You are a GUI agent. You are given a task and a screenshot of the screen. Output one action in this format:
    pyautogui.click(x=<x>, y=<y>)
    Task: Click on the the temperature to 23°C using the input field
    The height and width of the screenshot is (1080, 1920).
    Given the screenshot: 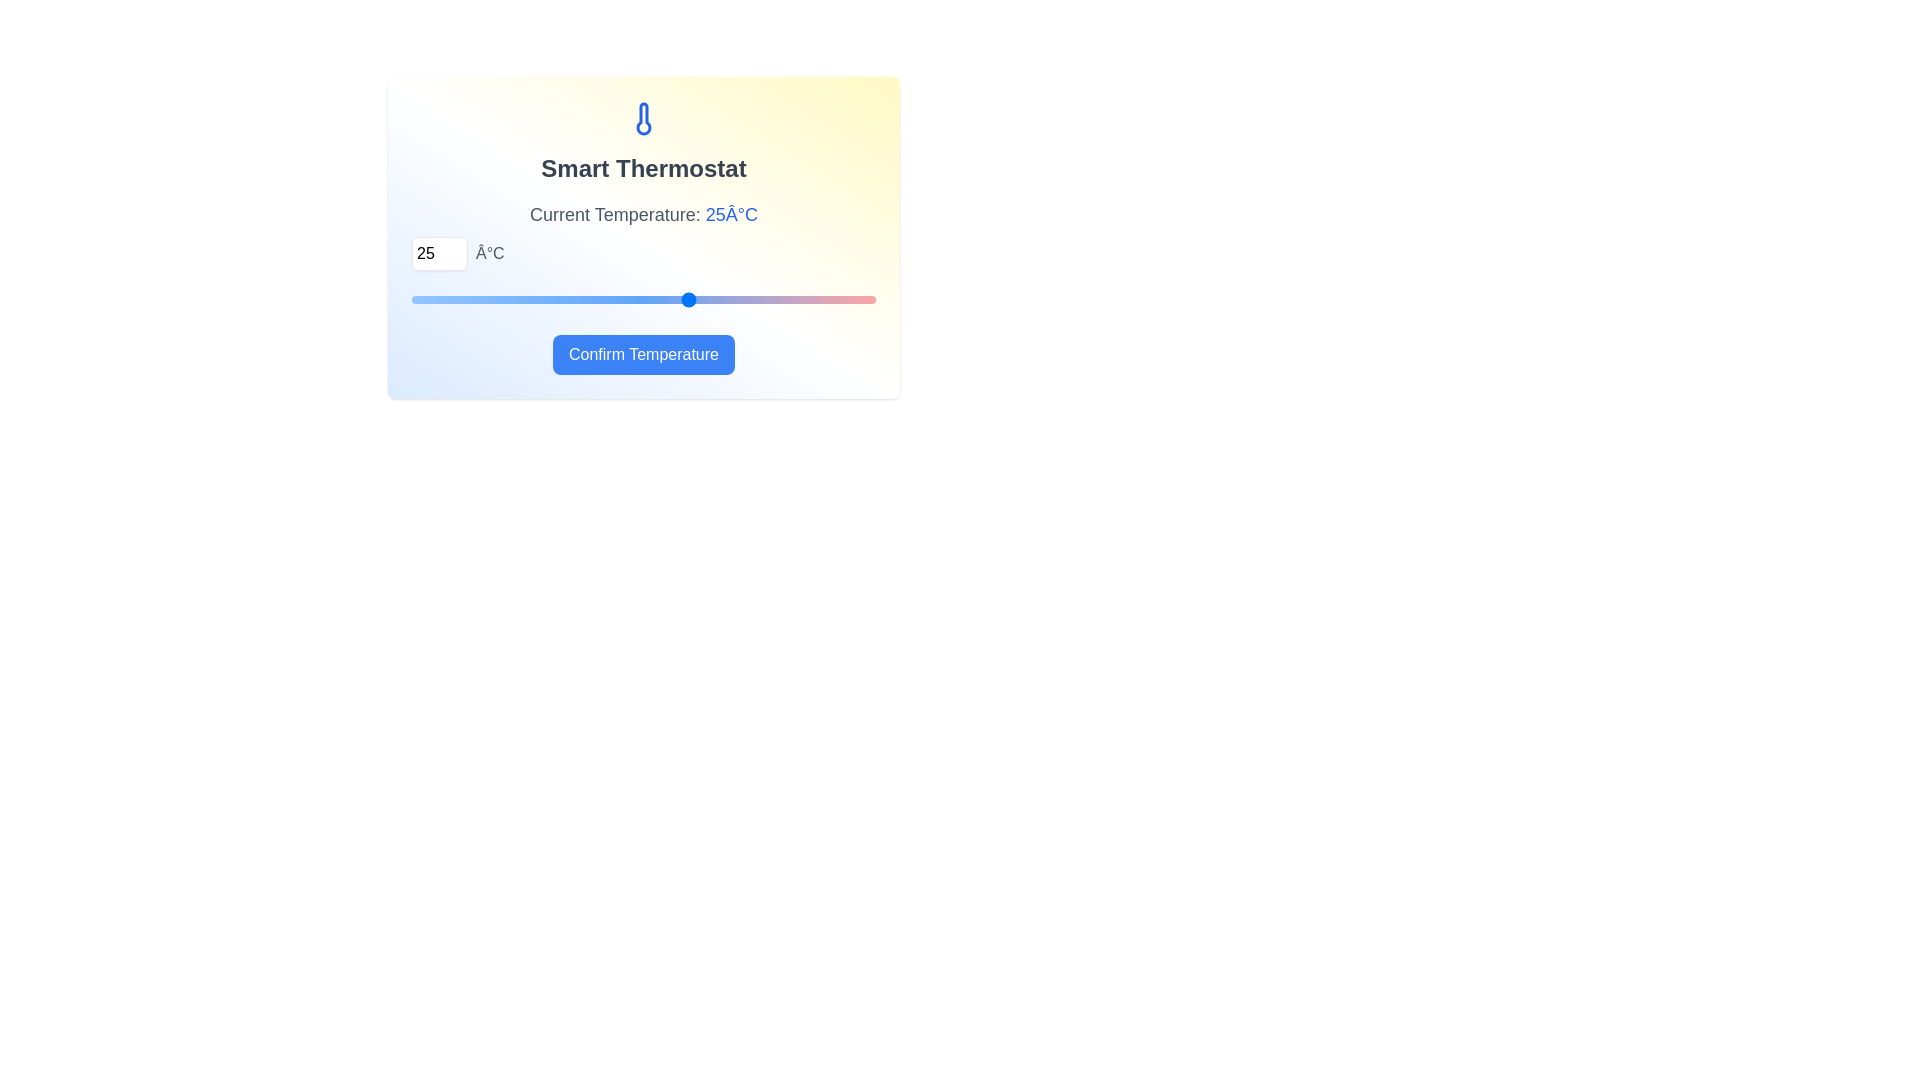 What is the action you would take?
    pyautogui.click(x=439, y=253)
    